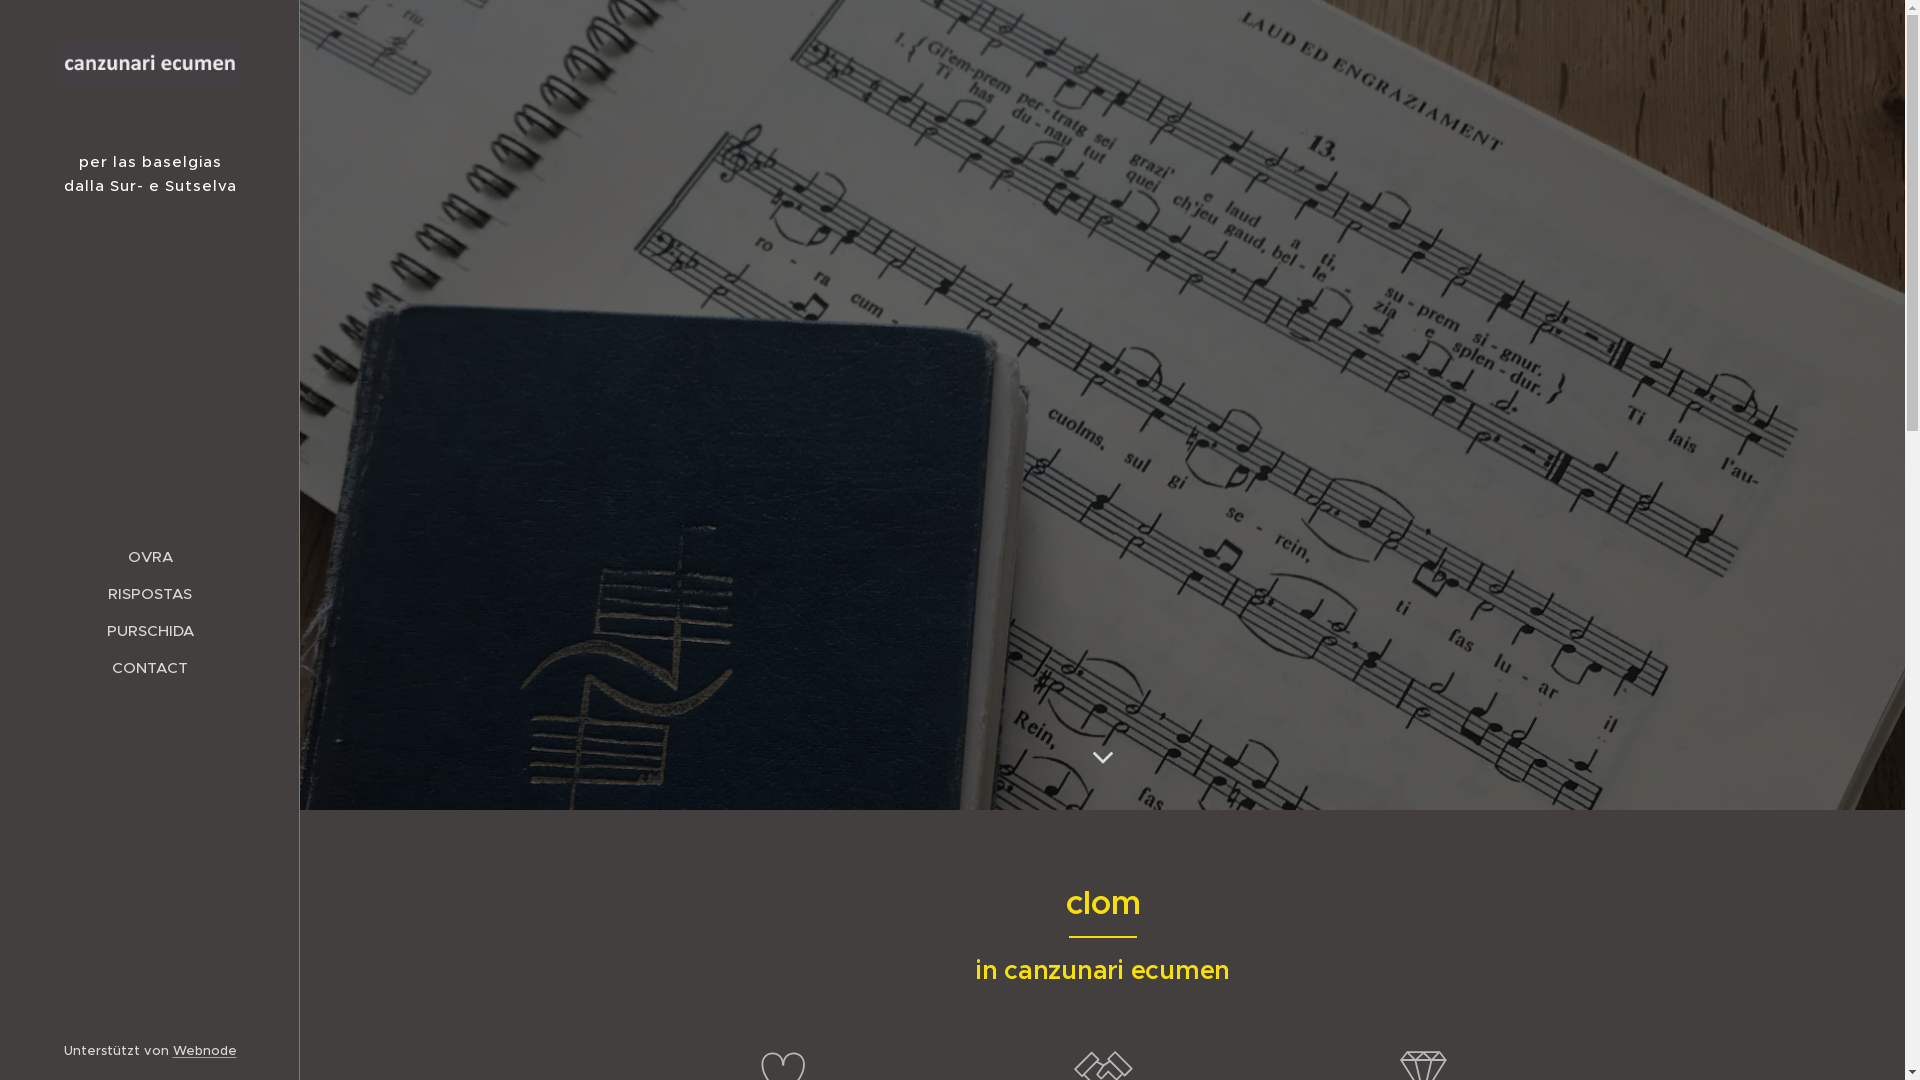 This screenshot has height=1080, width=1920. What do you see at coordinates (148, 630) in the screenshot?
I see `'PURSCHIDA'` at bounding box center [148, 630].